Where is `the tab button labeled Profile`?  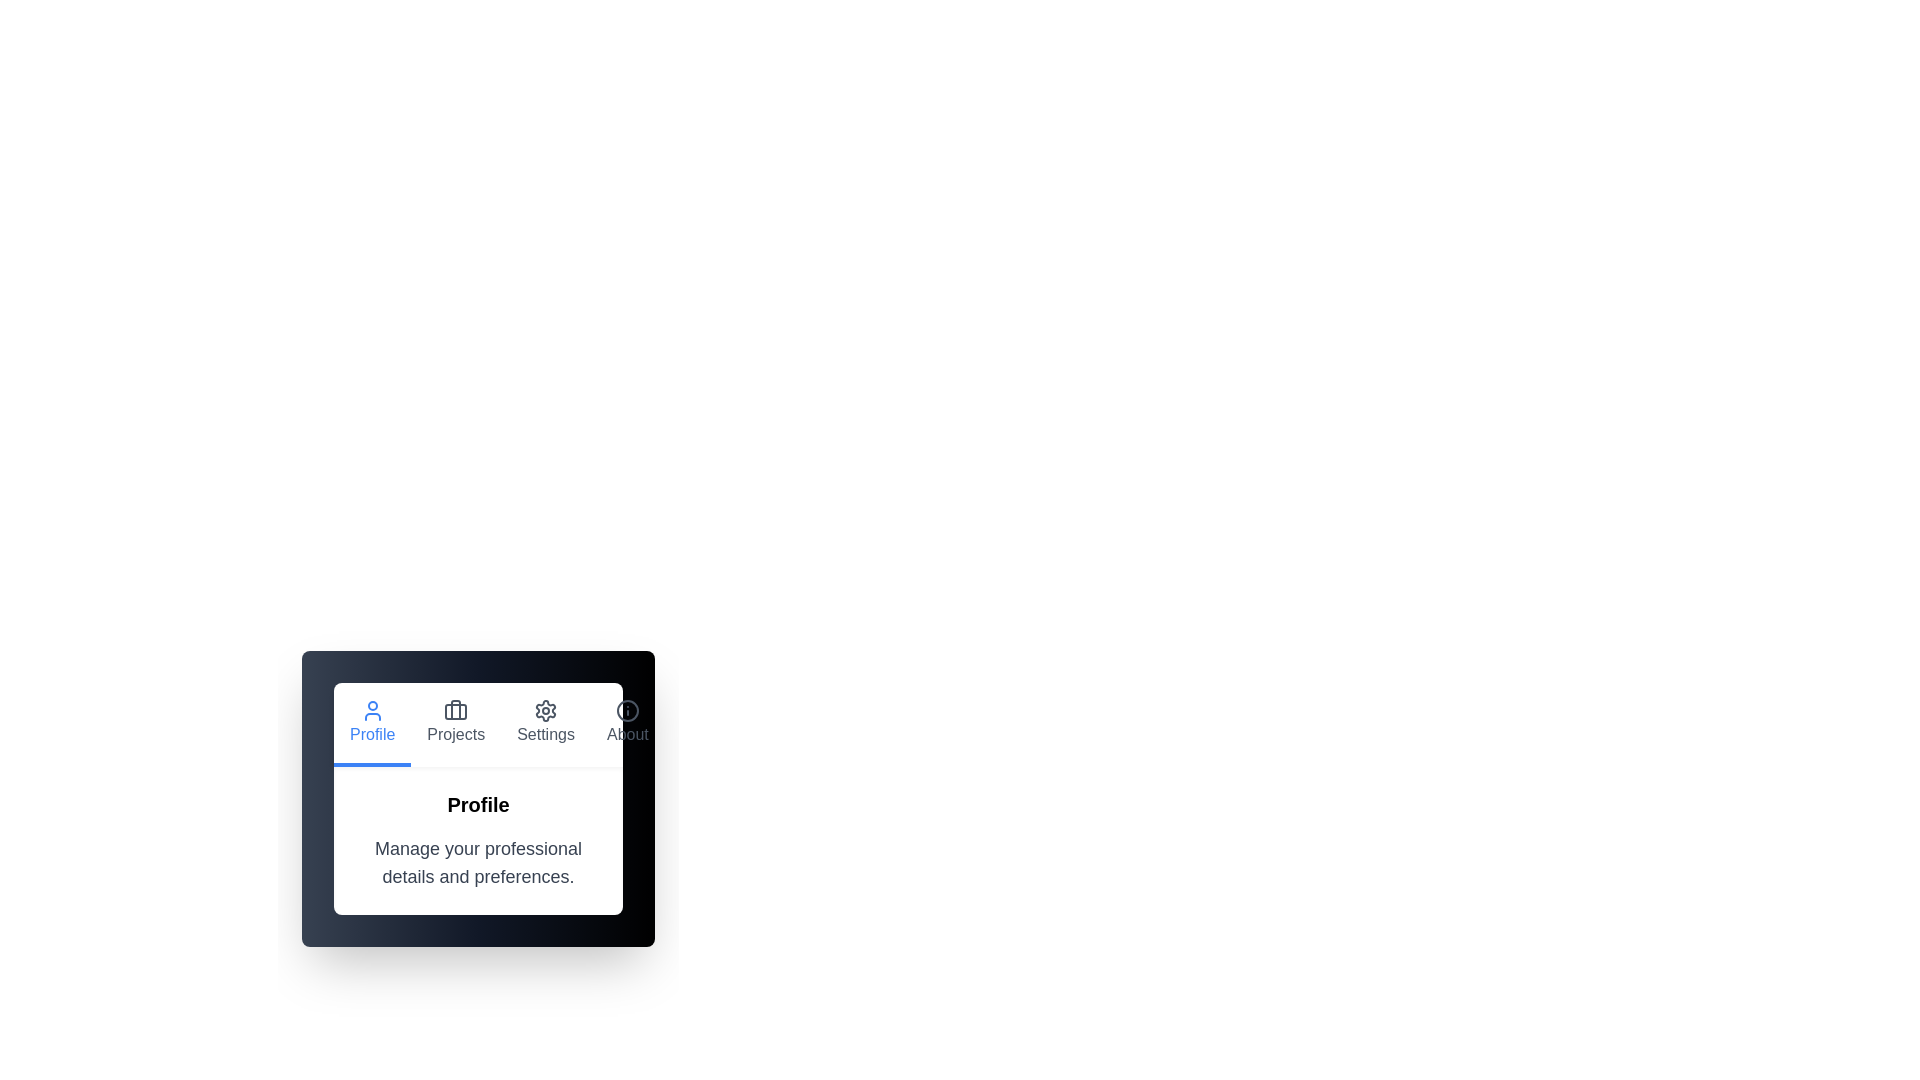 the tab button labeled Profile is located at coordinates (372, 725).